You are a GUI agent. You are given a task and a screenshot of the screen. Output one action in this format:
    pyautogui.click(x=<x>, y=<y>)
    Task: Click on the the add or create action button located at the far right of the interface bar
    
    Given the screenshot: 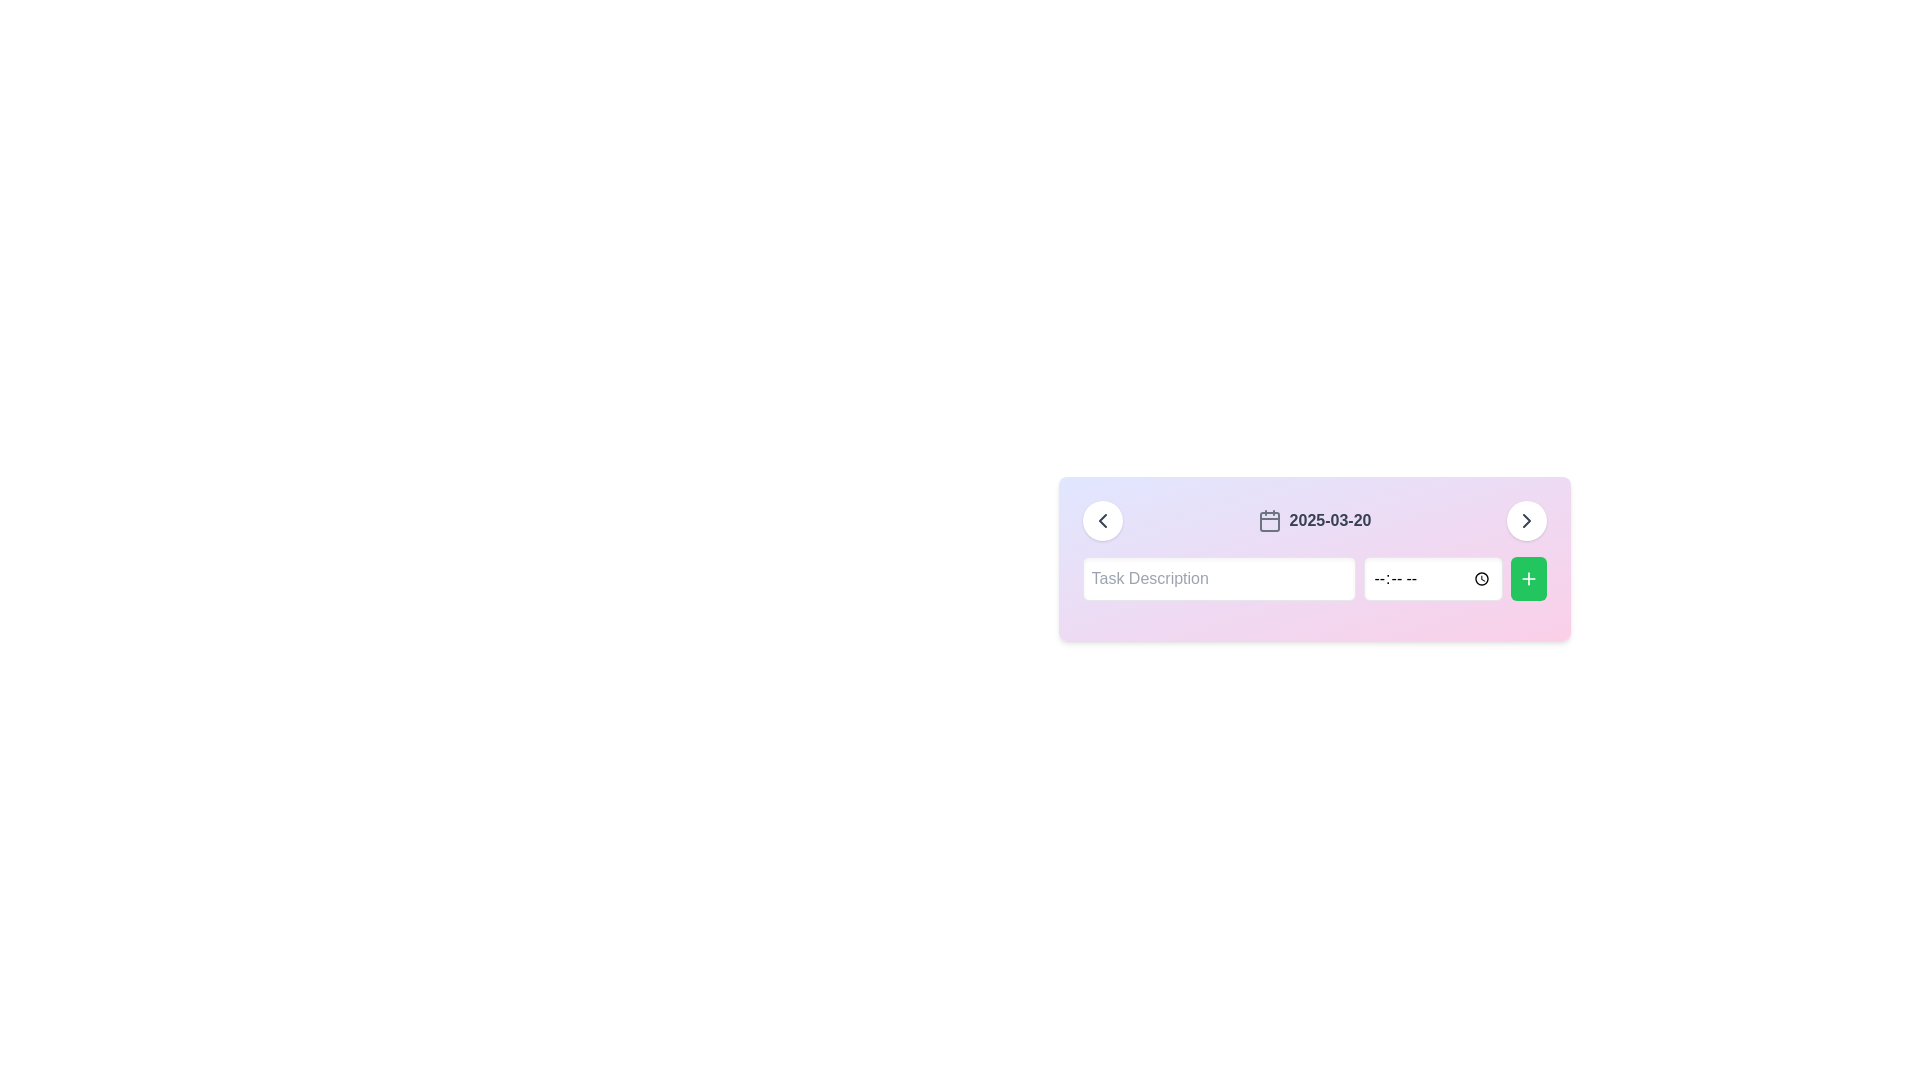 What is the action you would take?
    pyautogui.click(x=1527, y=578)
    